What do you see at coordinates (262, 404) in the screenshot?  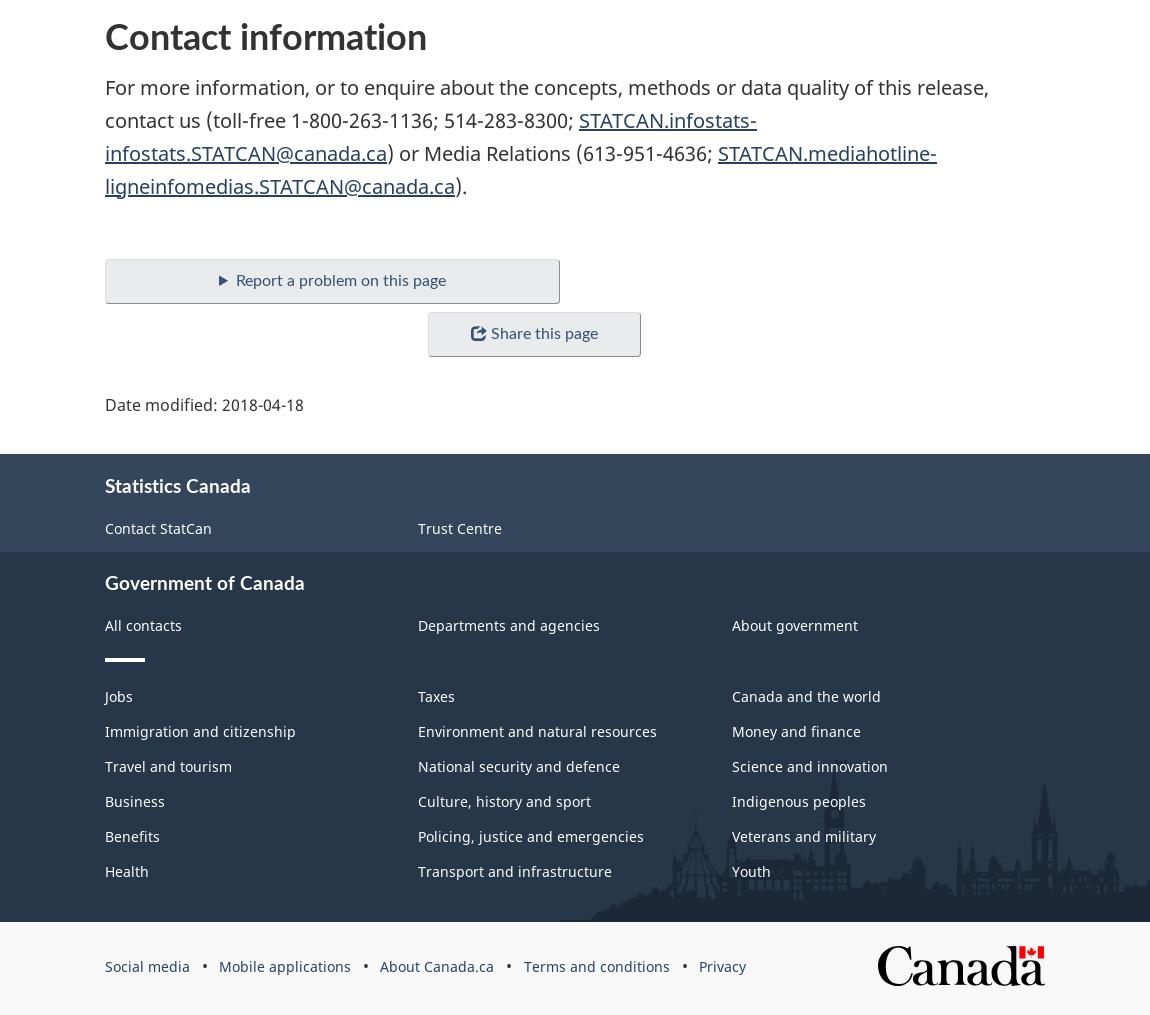 I see `'2018-04-18'` at bounding box center [262, 404].